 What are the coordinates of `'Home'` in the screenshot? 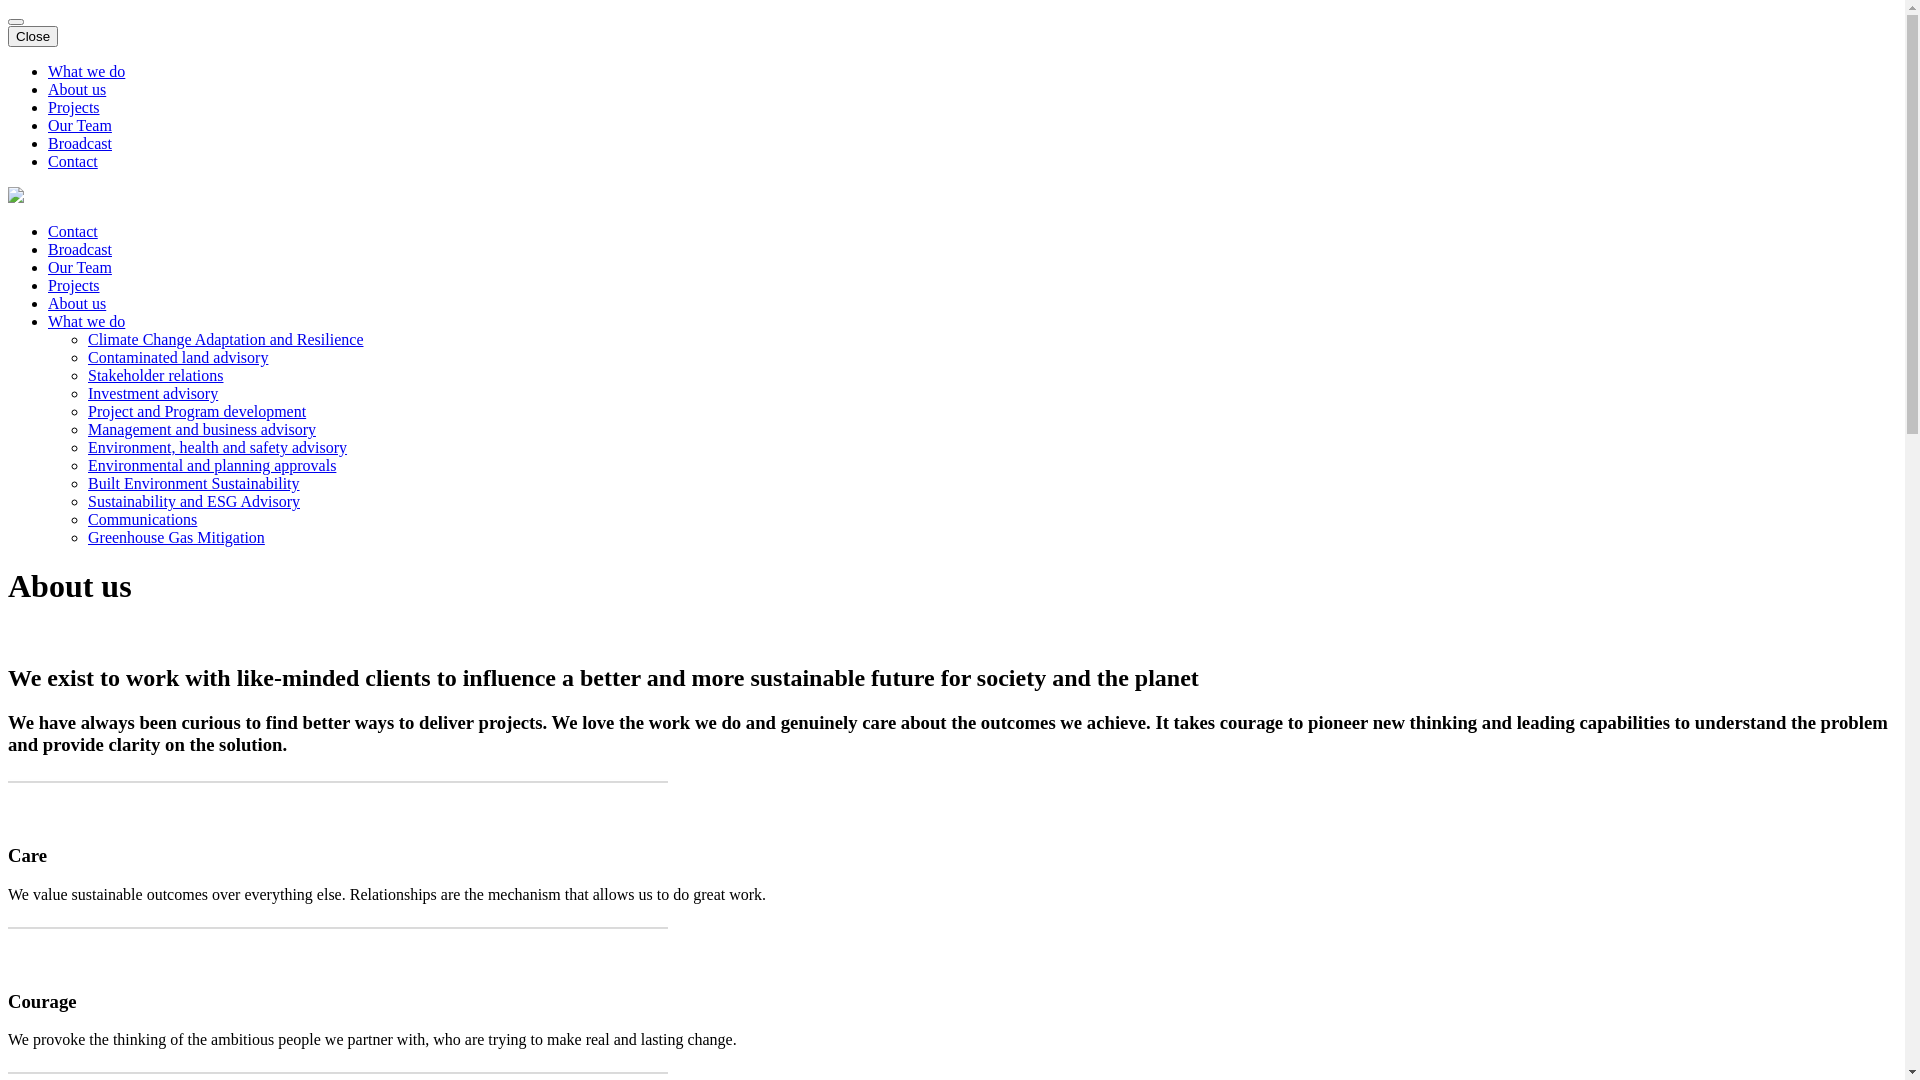 It's located at (15, 197).